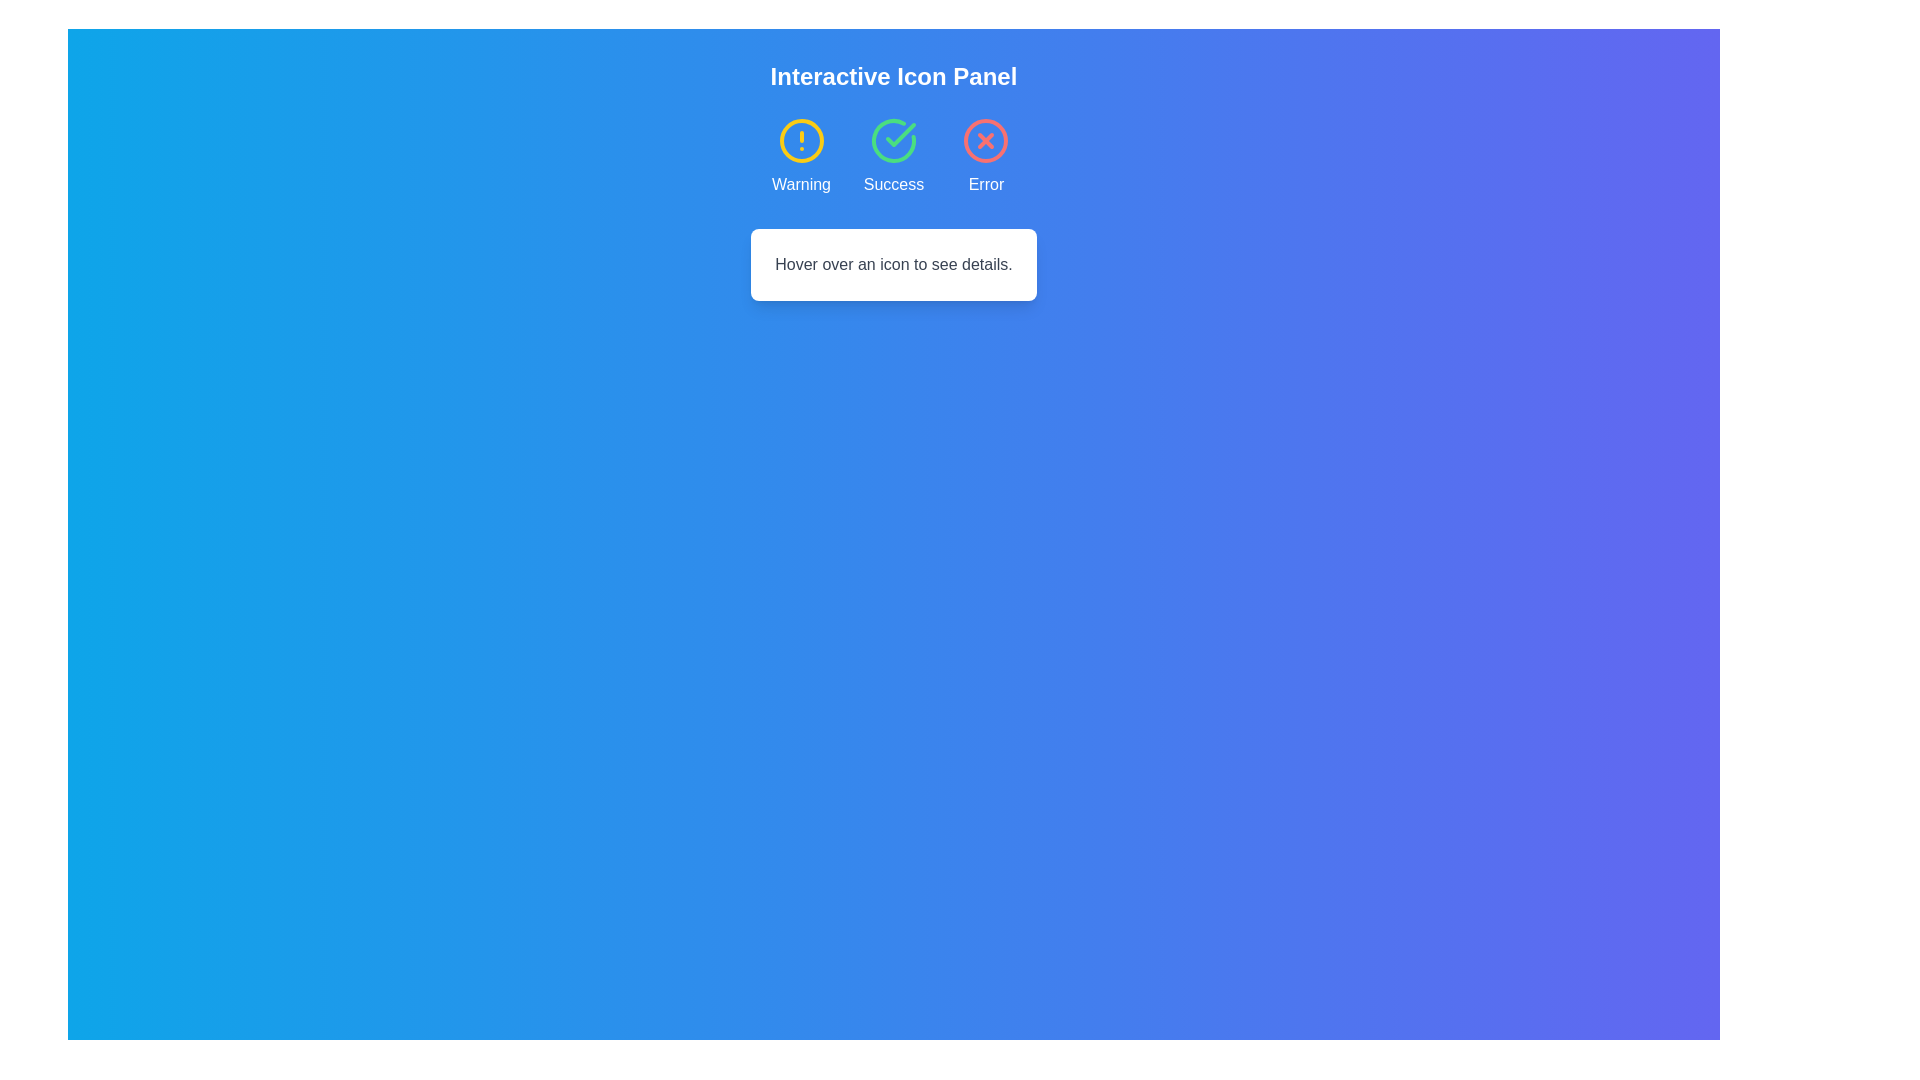 The height and width of the screenshot is (1080, 1920). Describe the element at coordinates (892, 185) in the screenshot. I see `the text label displaying 'Success', which is styled in white text and positioned below the green checkmark icon` at that location.